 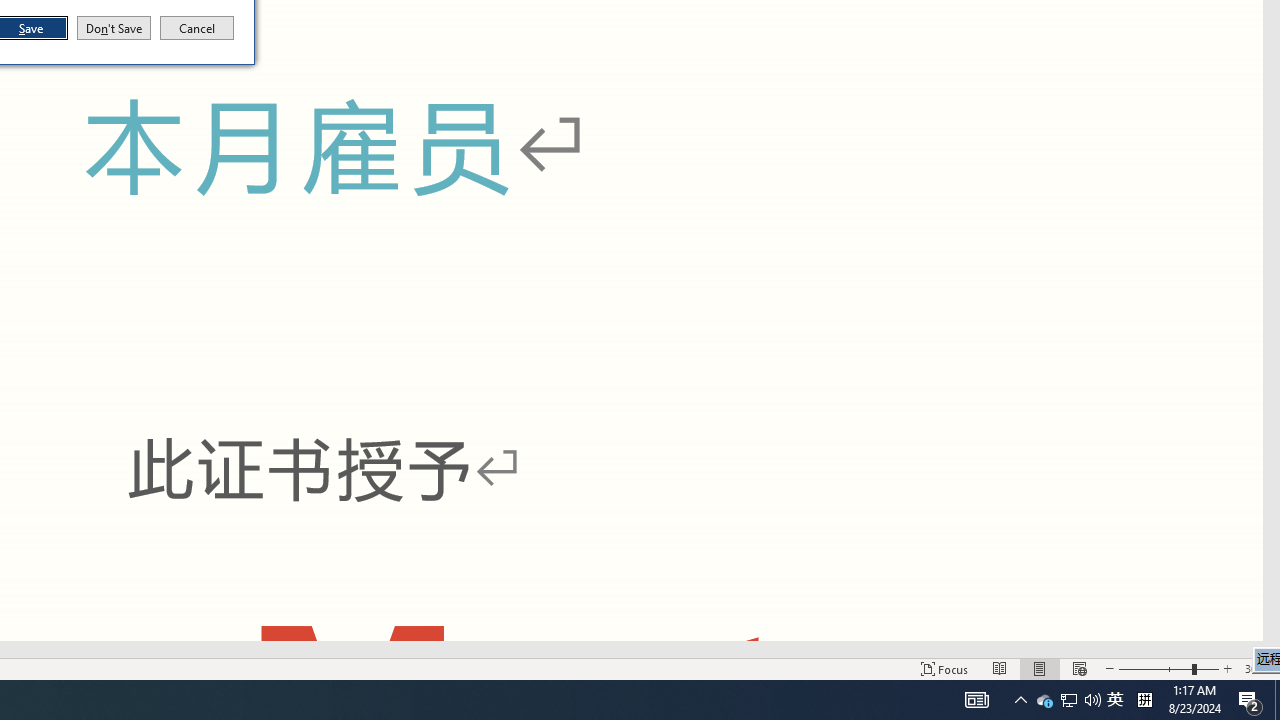 I want to click on 'Q2790: 100%', so click(x=1092, y=698).